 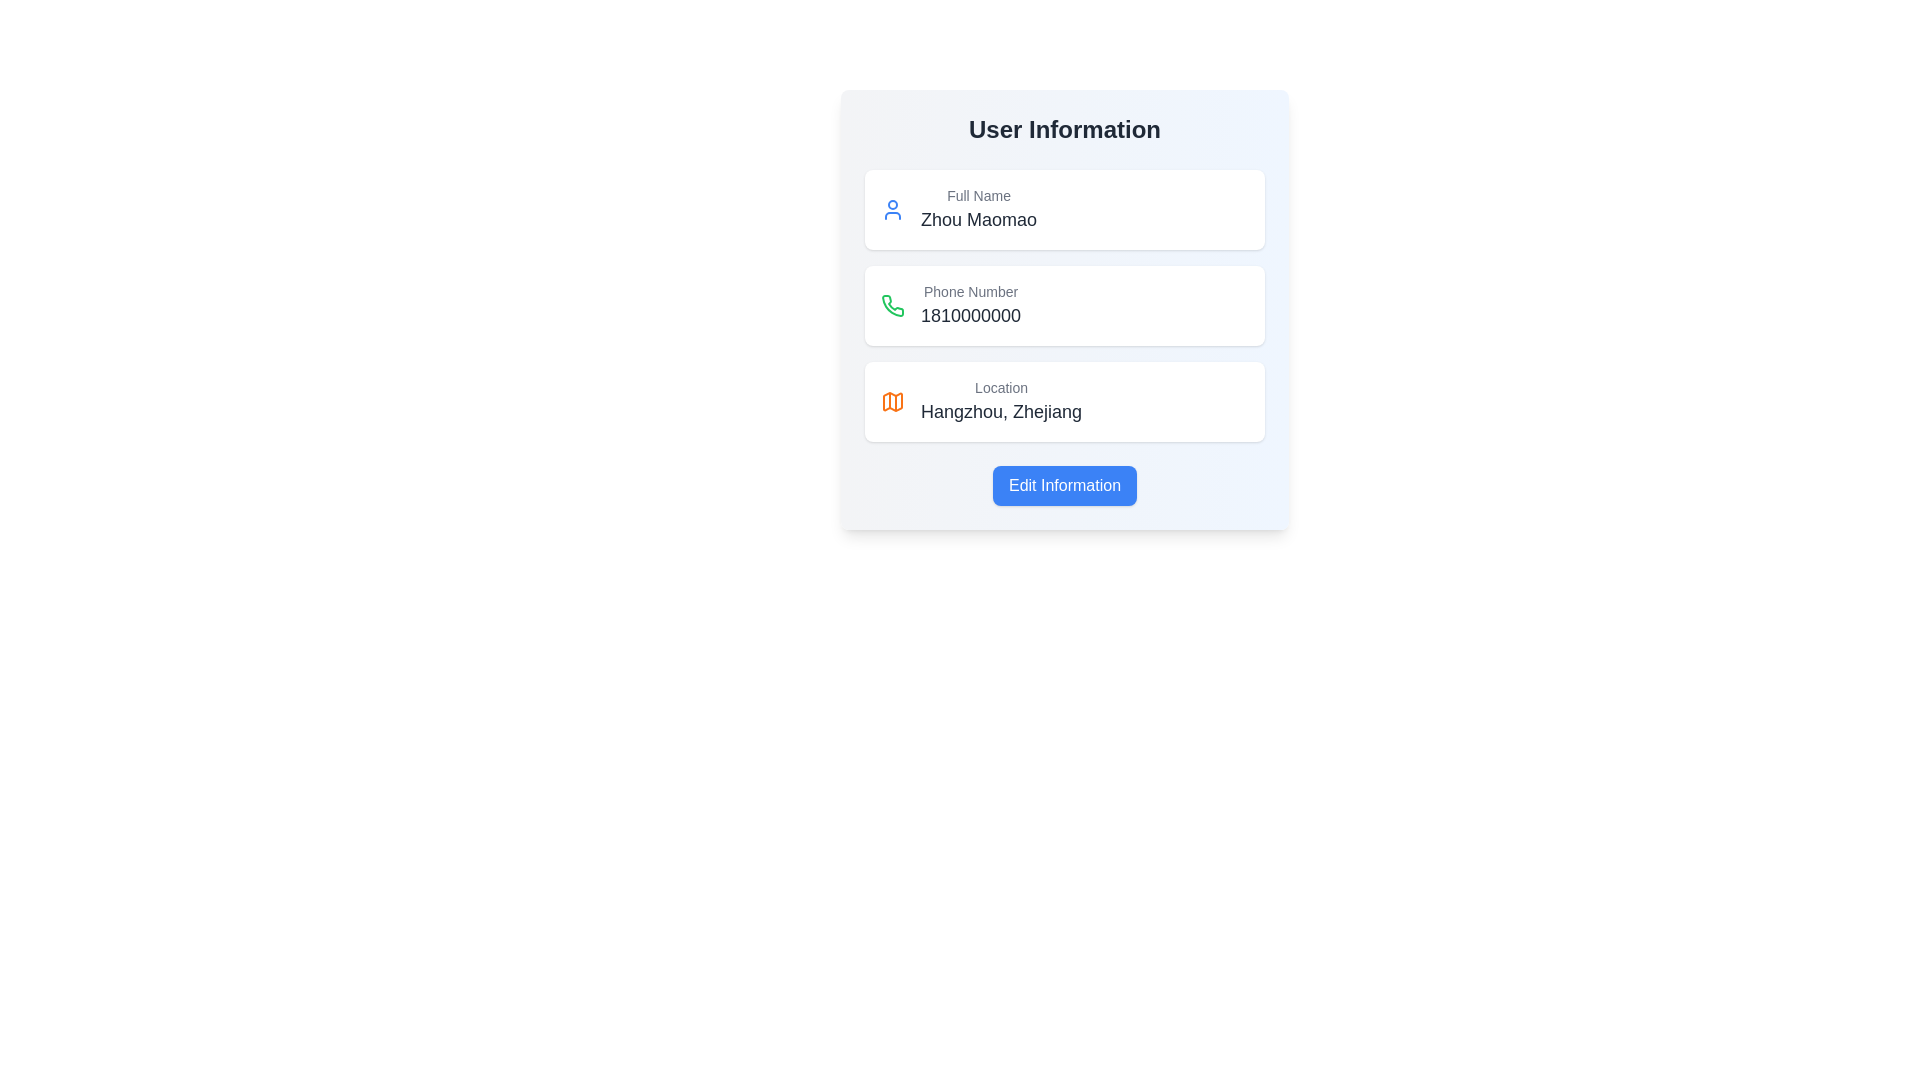 I want to click on the 'Phone Number' label displayed in small, medium-weight gray font, located above the phone number field in the second section of the form, so click(x=971, y=292).